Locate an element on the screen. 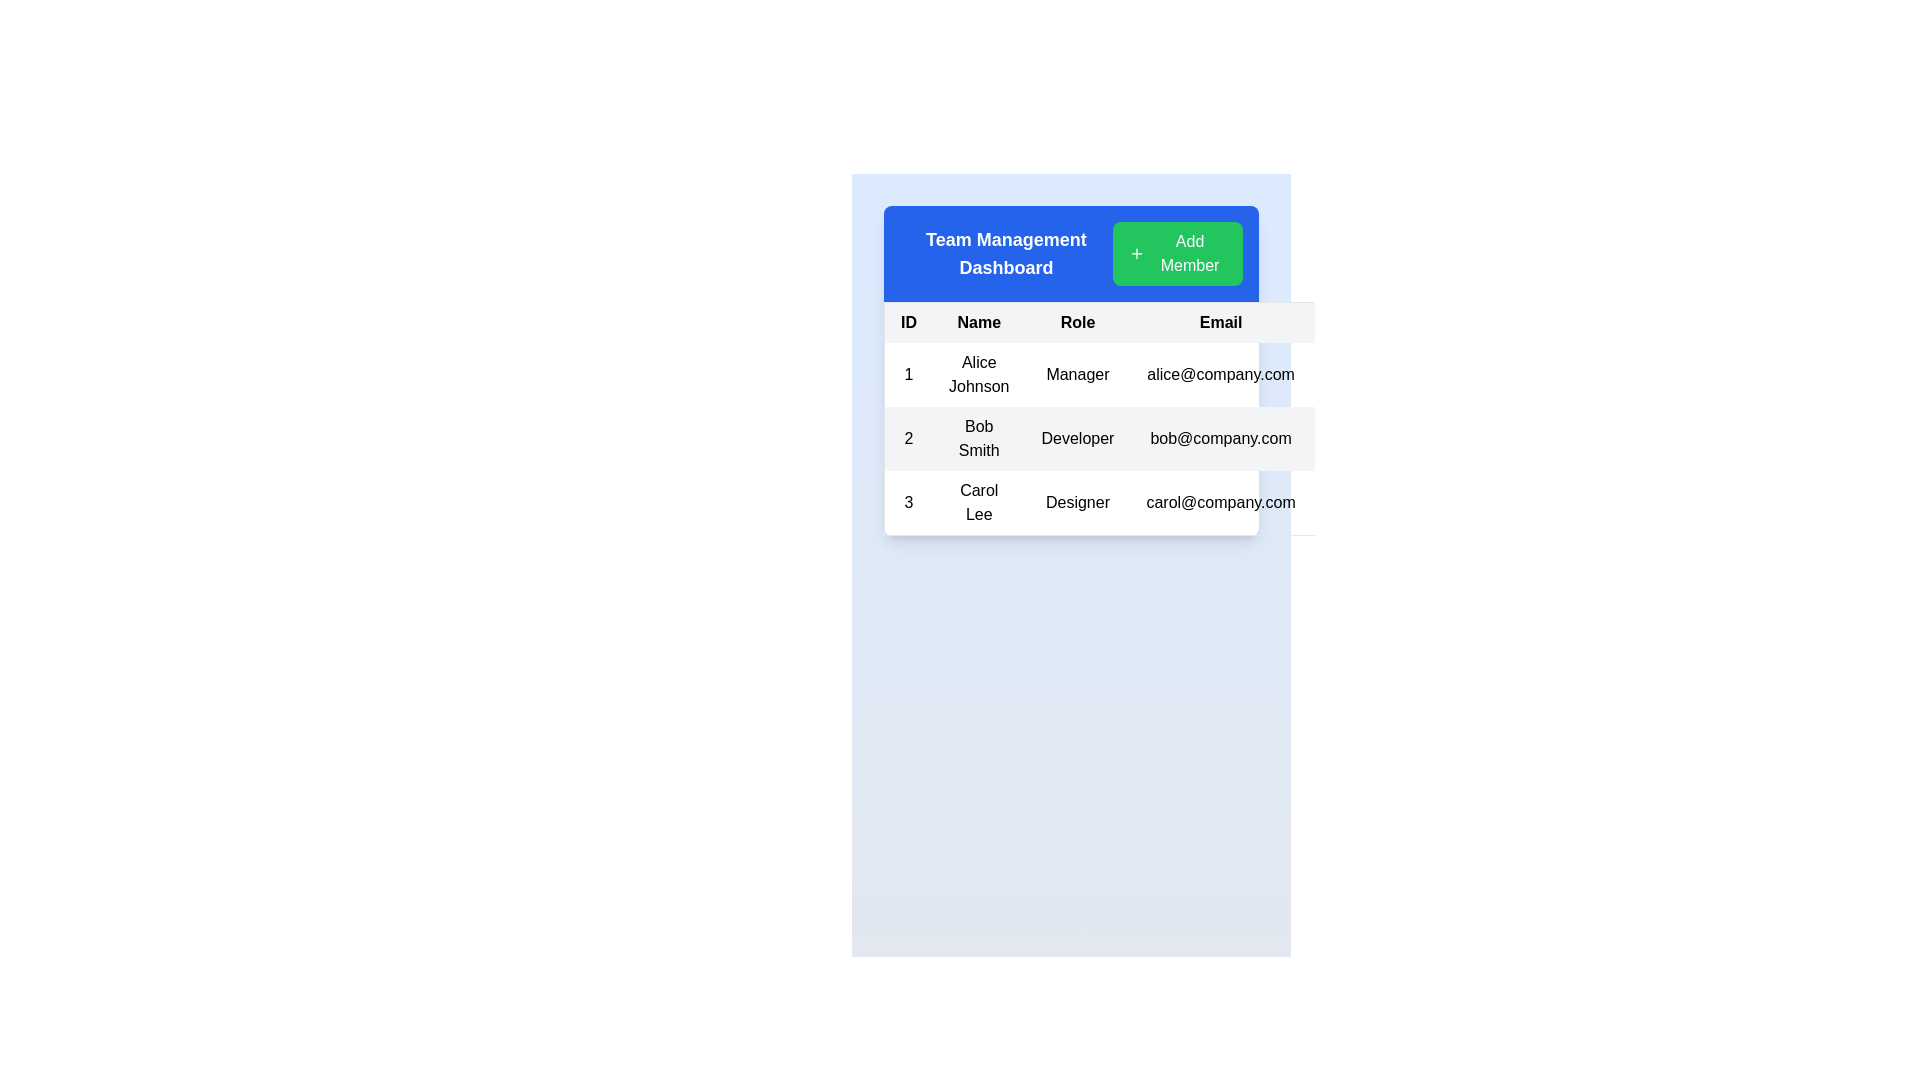 Image resolution: width=1920 pixels, height=1080 pixels. the static text element representing the name 'Alice Johnson' in the second column of the first row of the data table is located at coordinates (979, 374).